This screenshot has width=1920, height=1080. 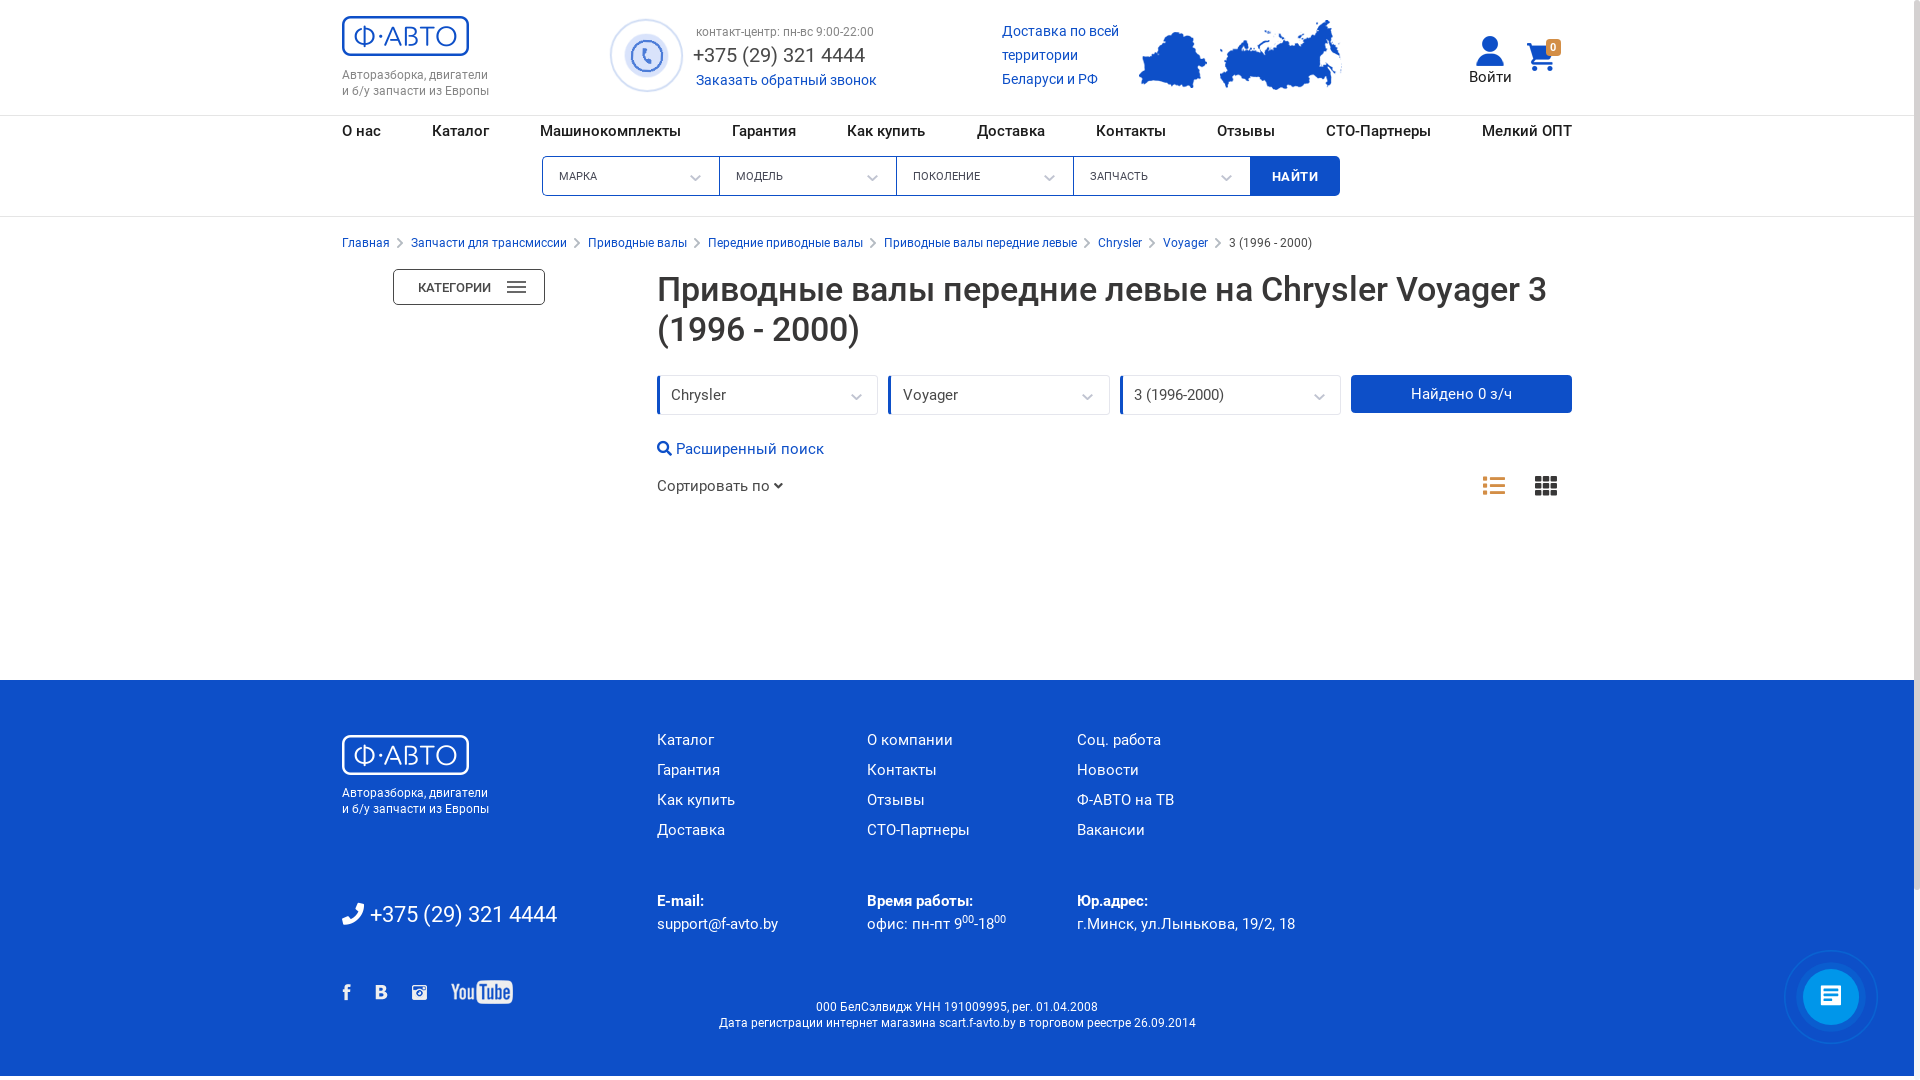 What do you see at coordinates (1097, 242) in the screenshot?
I see `'Chrysler'` at bounding box center [1097, 242].